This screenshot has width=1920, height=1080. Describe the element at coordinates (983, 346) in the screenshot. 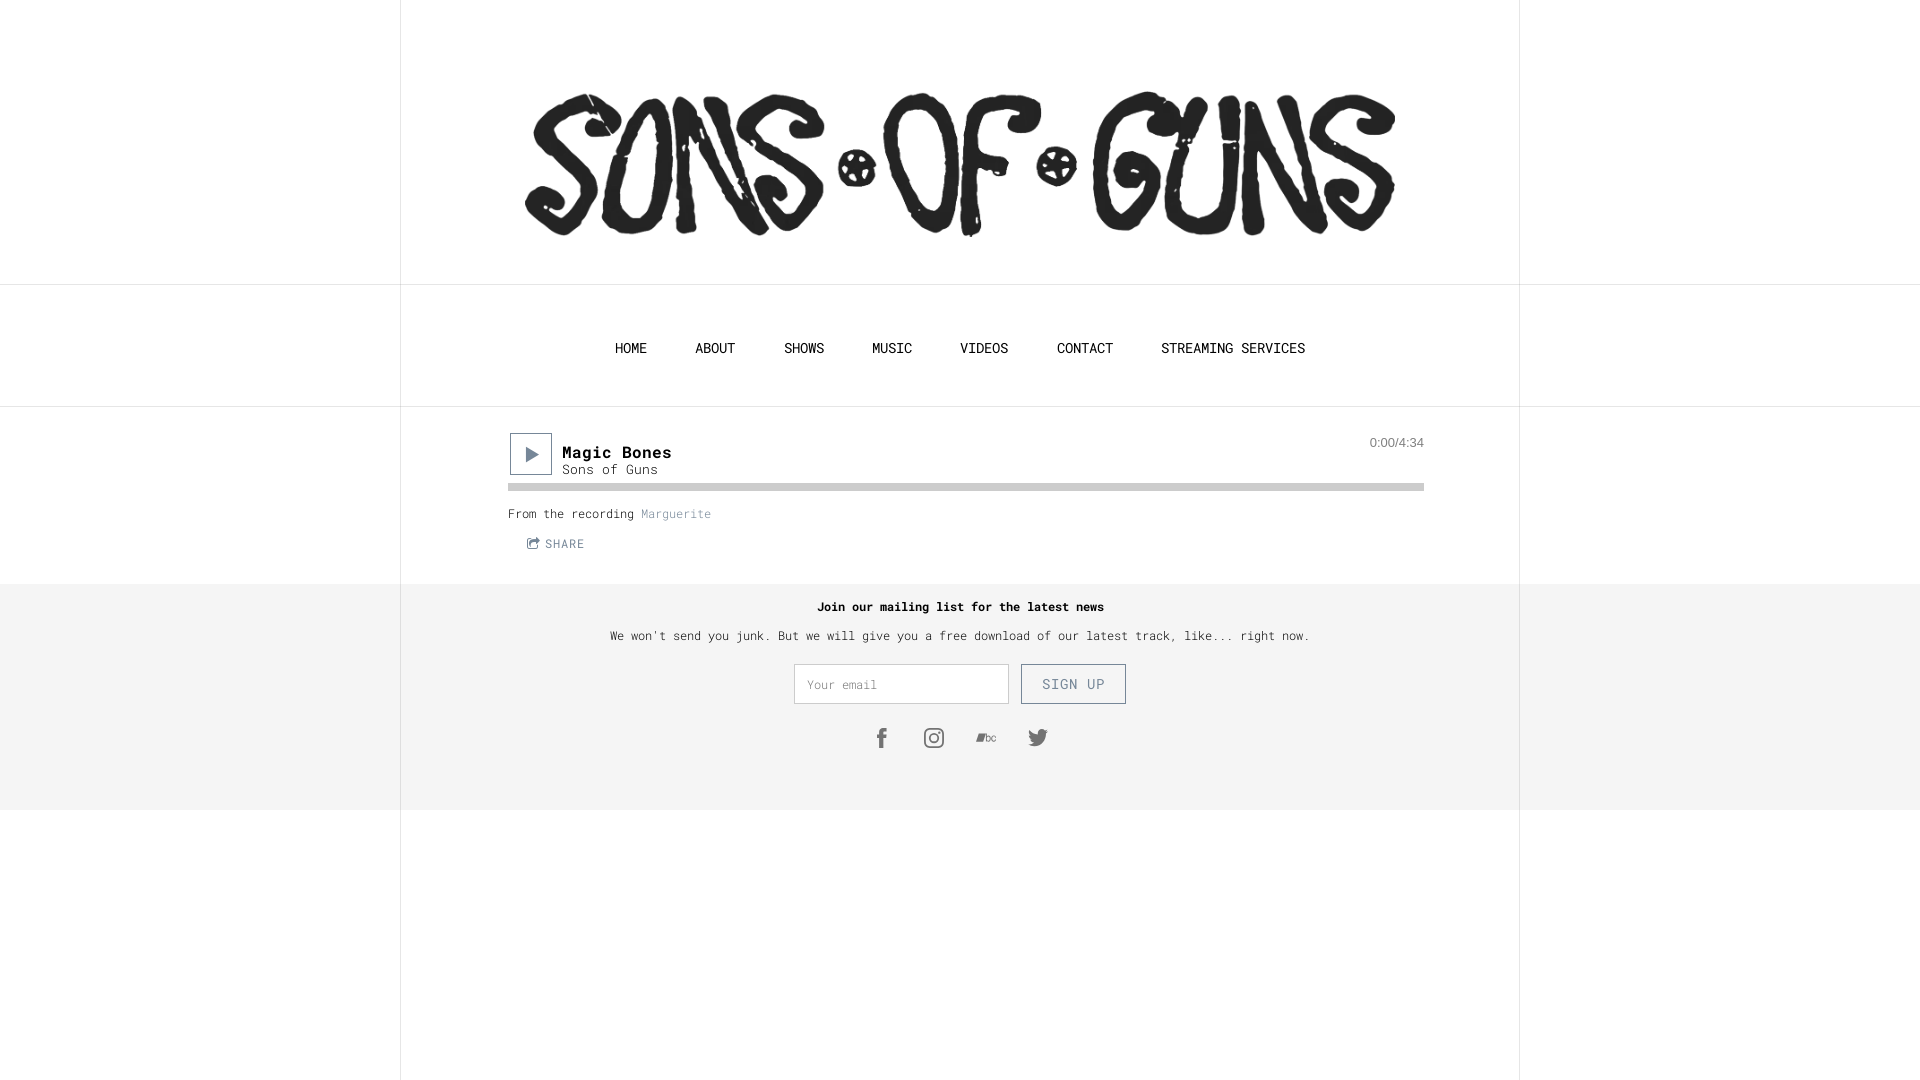

I see `'VIDEOS'` at that location.